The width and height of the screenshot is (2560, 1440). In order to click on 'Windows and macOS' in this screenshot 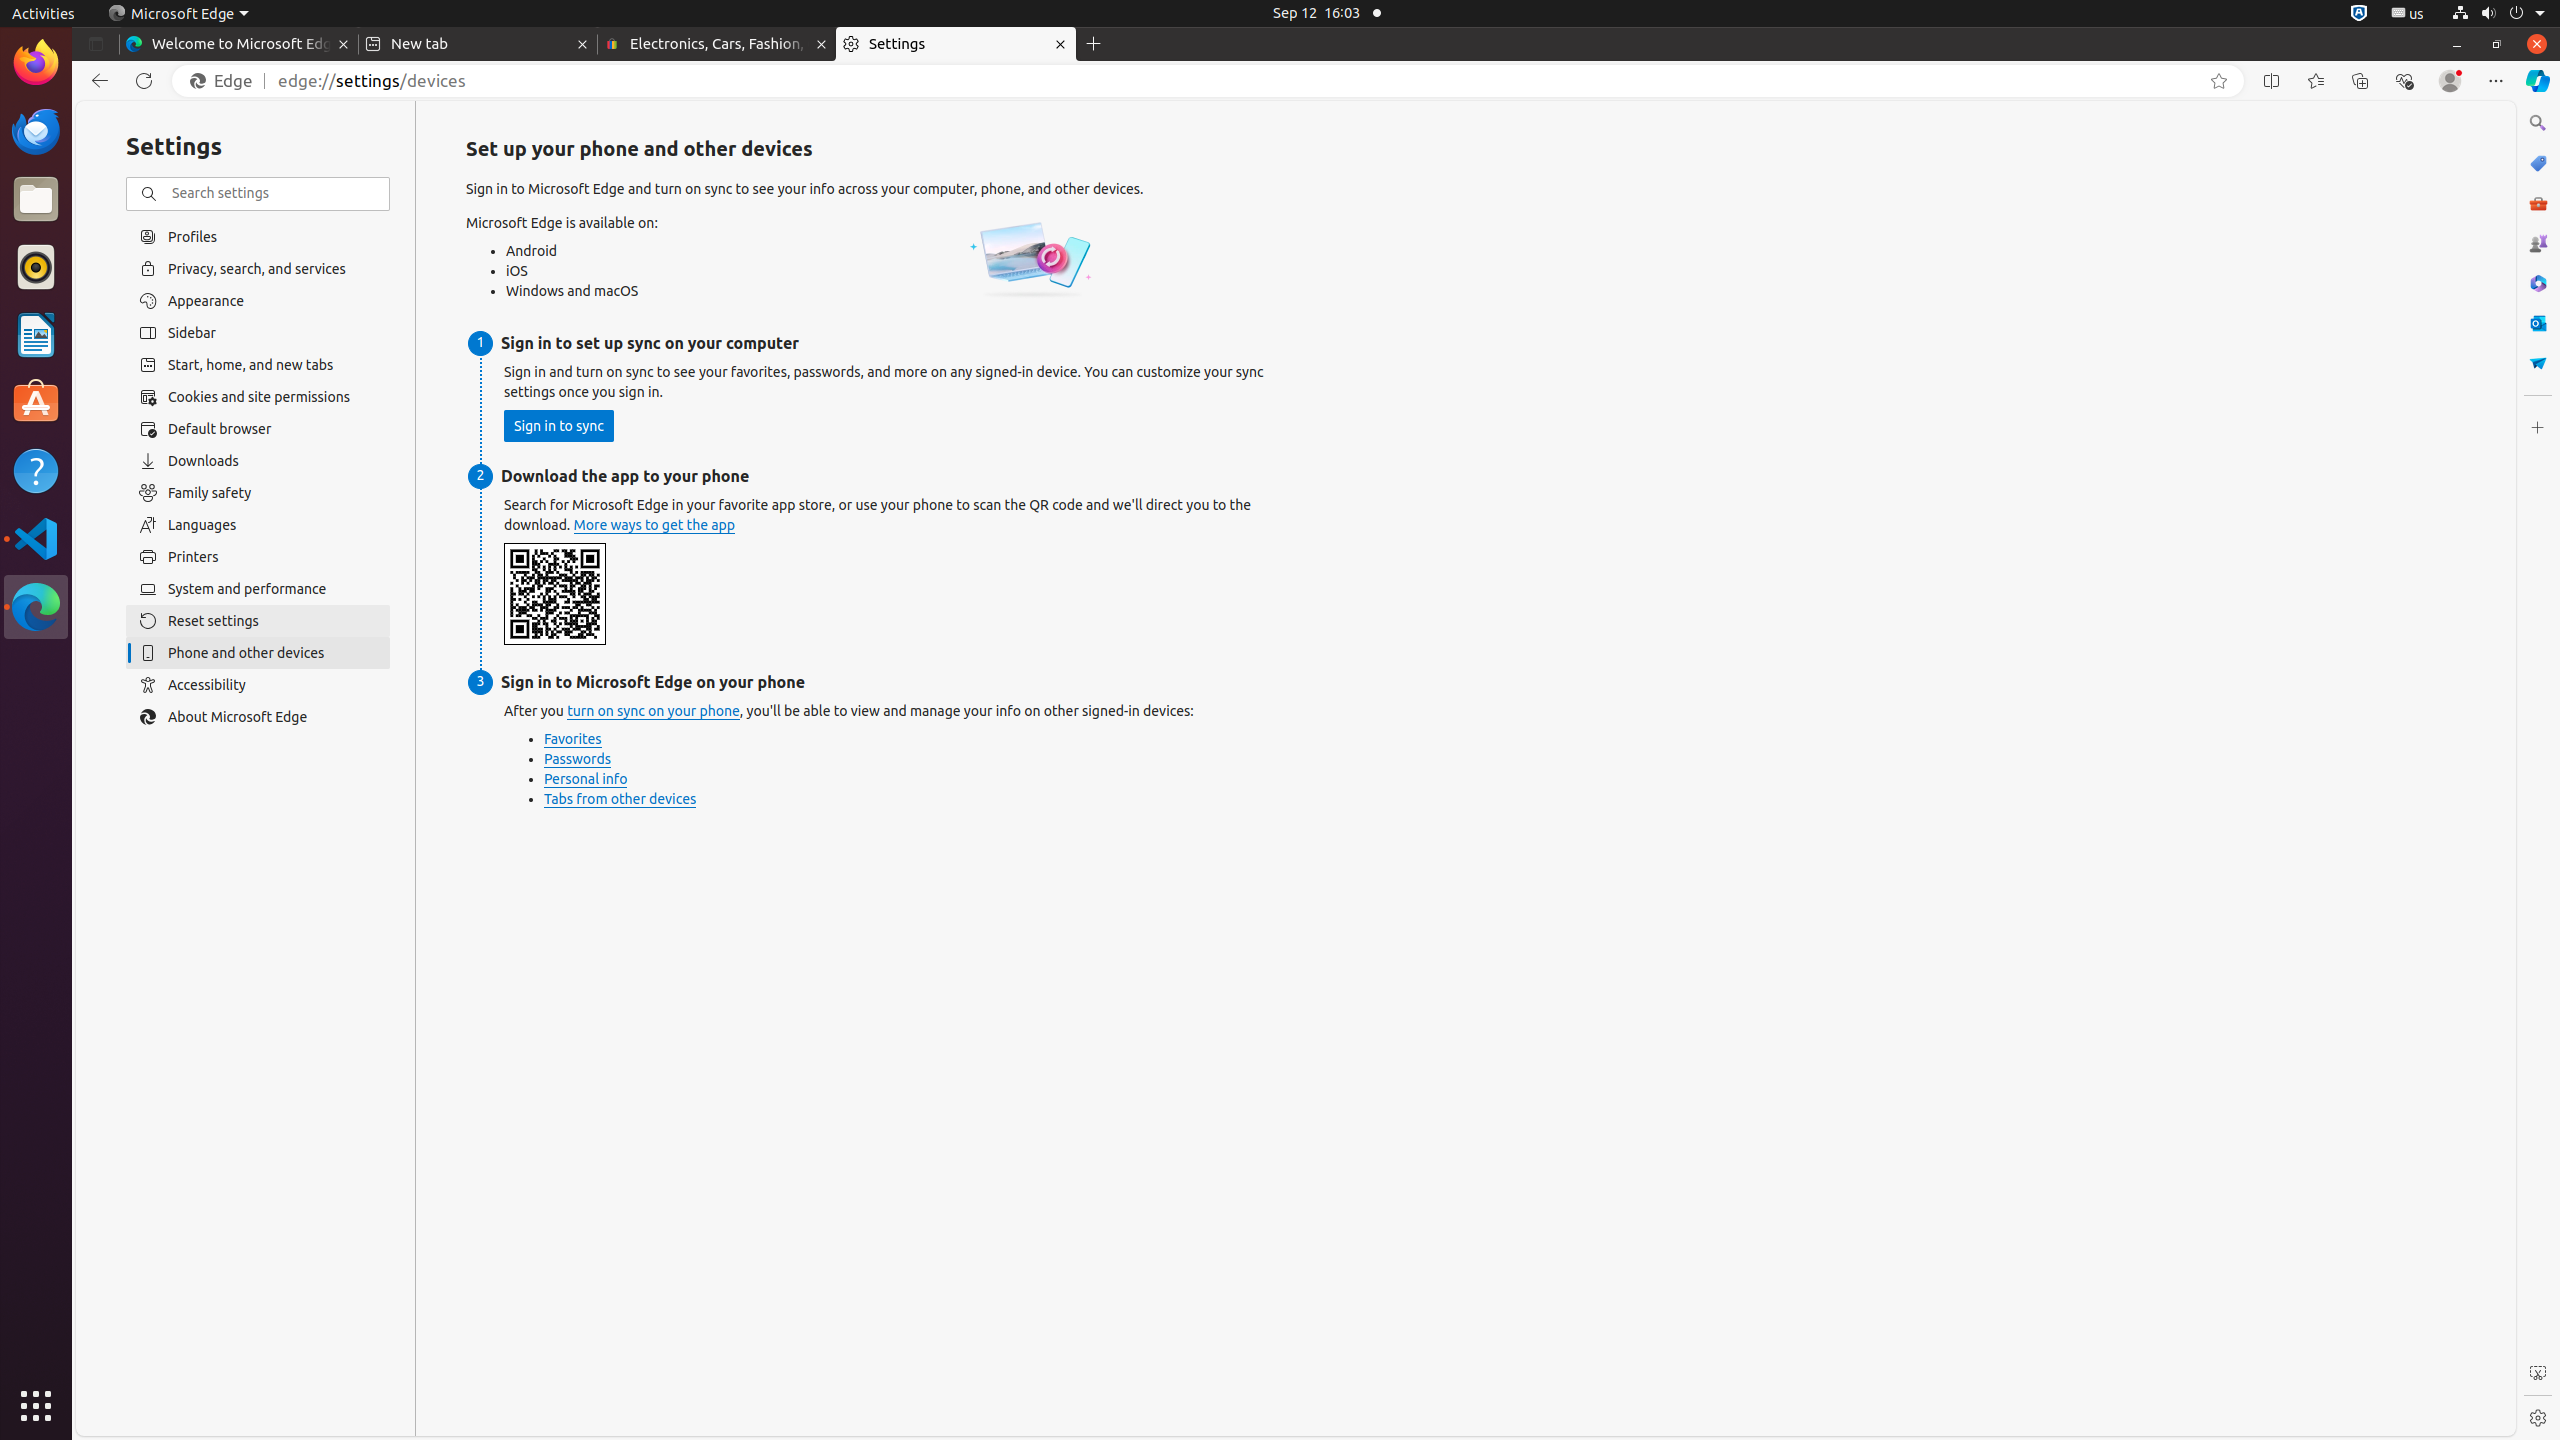, I will do `click(576, 291)`.